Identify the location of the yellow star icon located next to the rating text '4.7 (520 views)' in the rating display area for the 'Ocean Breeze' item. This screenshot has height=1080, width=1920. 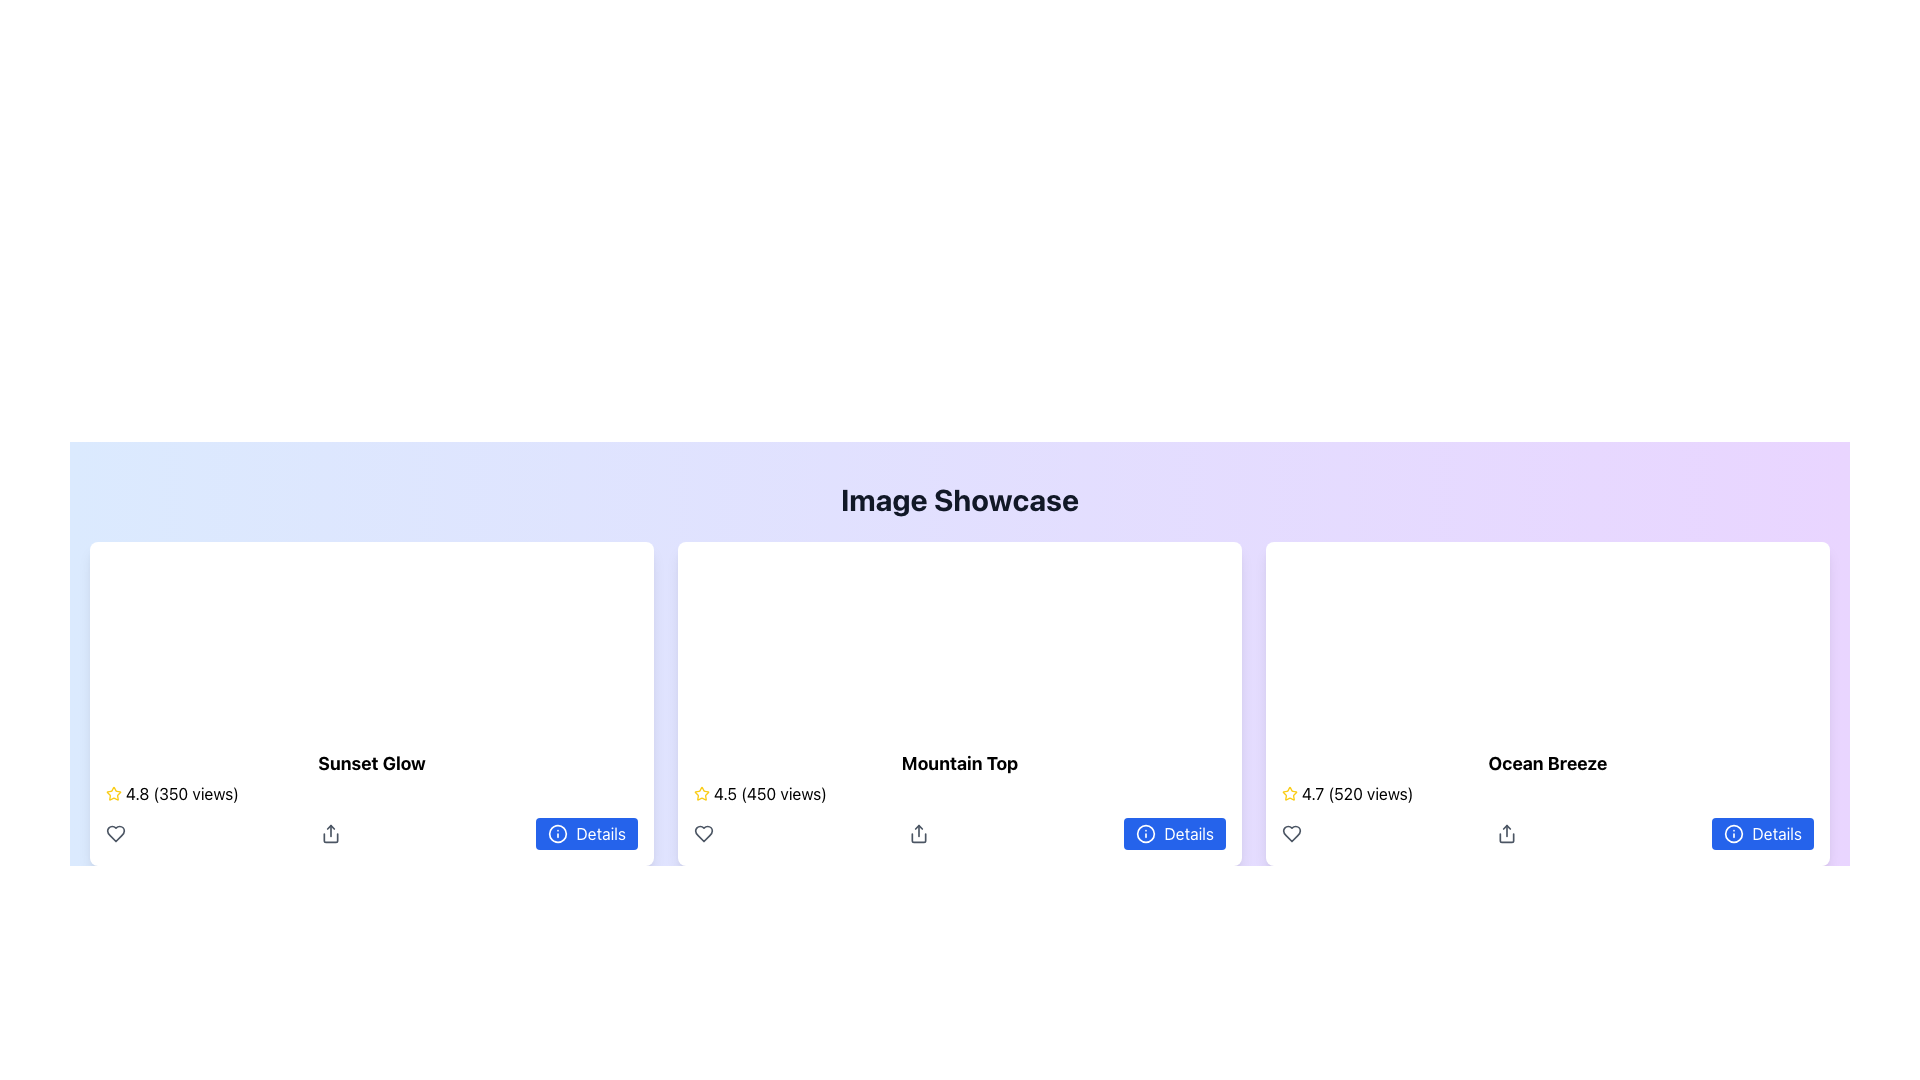
(1290, 792).